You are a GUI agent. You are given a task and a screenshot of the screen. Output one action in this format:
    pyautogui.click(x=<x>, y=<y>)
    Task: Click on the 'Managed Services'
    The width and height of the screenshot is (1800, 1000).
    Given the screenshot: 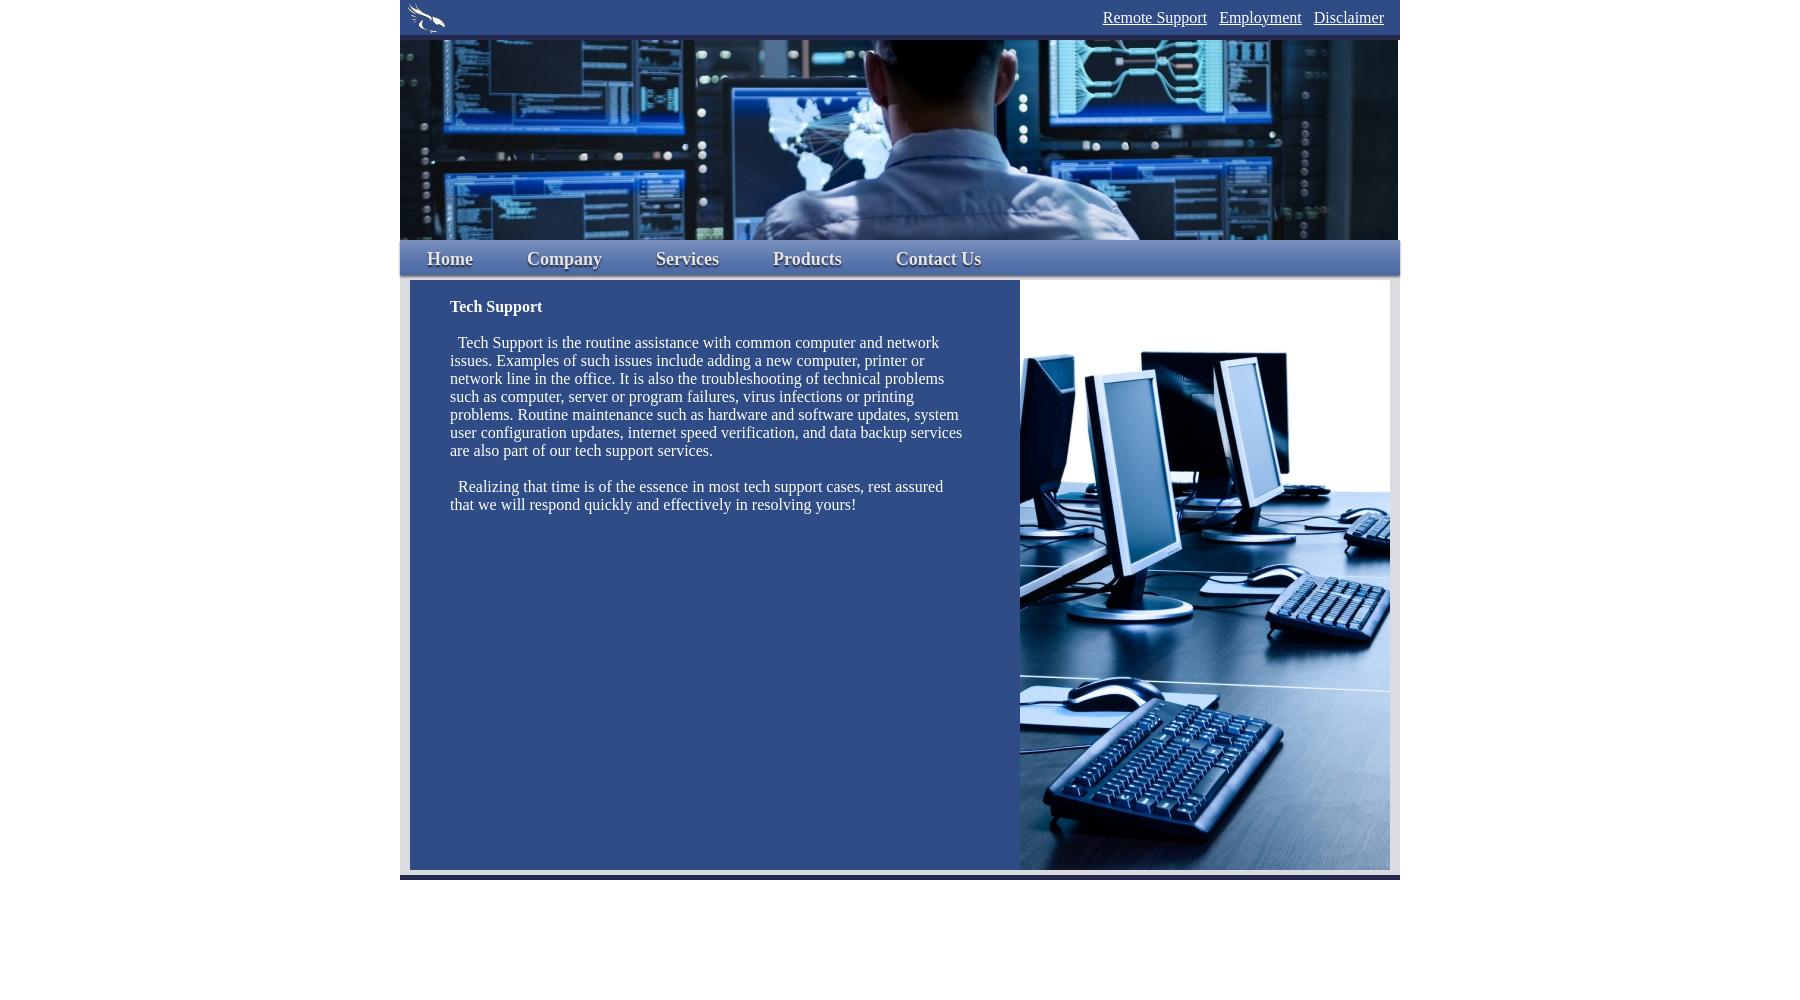 What is the action you would take?
    pyautogui.click(x=722, y=451)
    